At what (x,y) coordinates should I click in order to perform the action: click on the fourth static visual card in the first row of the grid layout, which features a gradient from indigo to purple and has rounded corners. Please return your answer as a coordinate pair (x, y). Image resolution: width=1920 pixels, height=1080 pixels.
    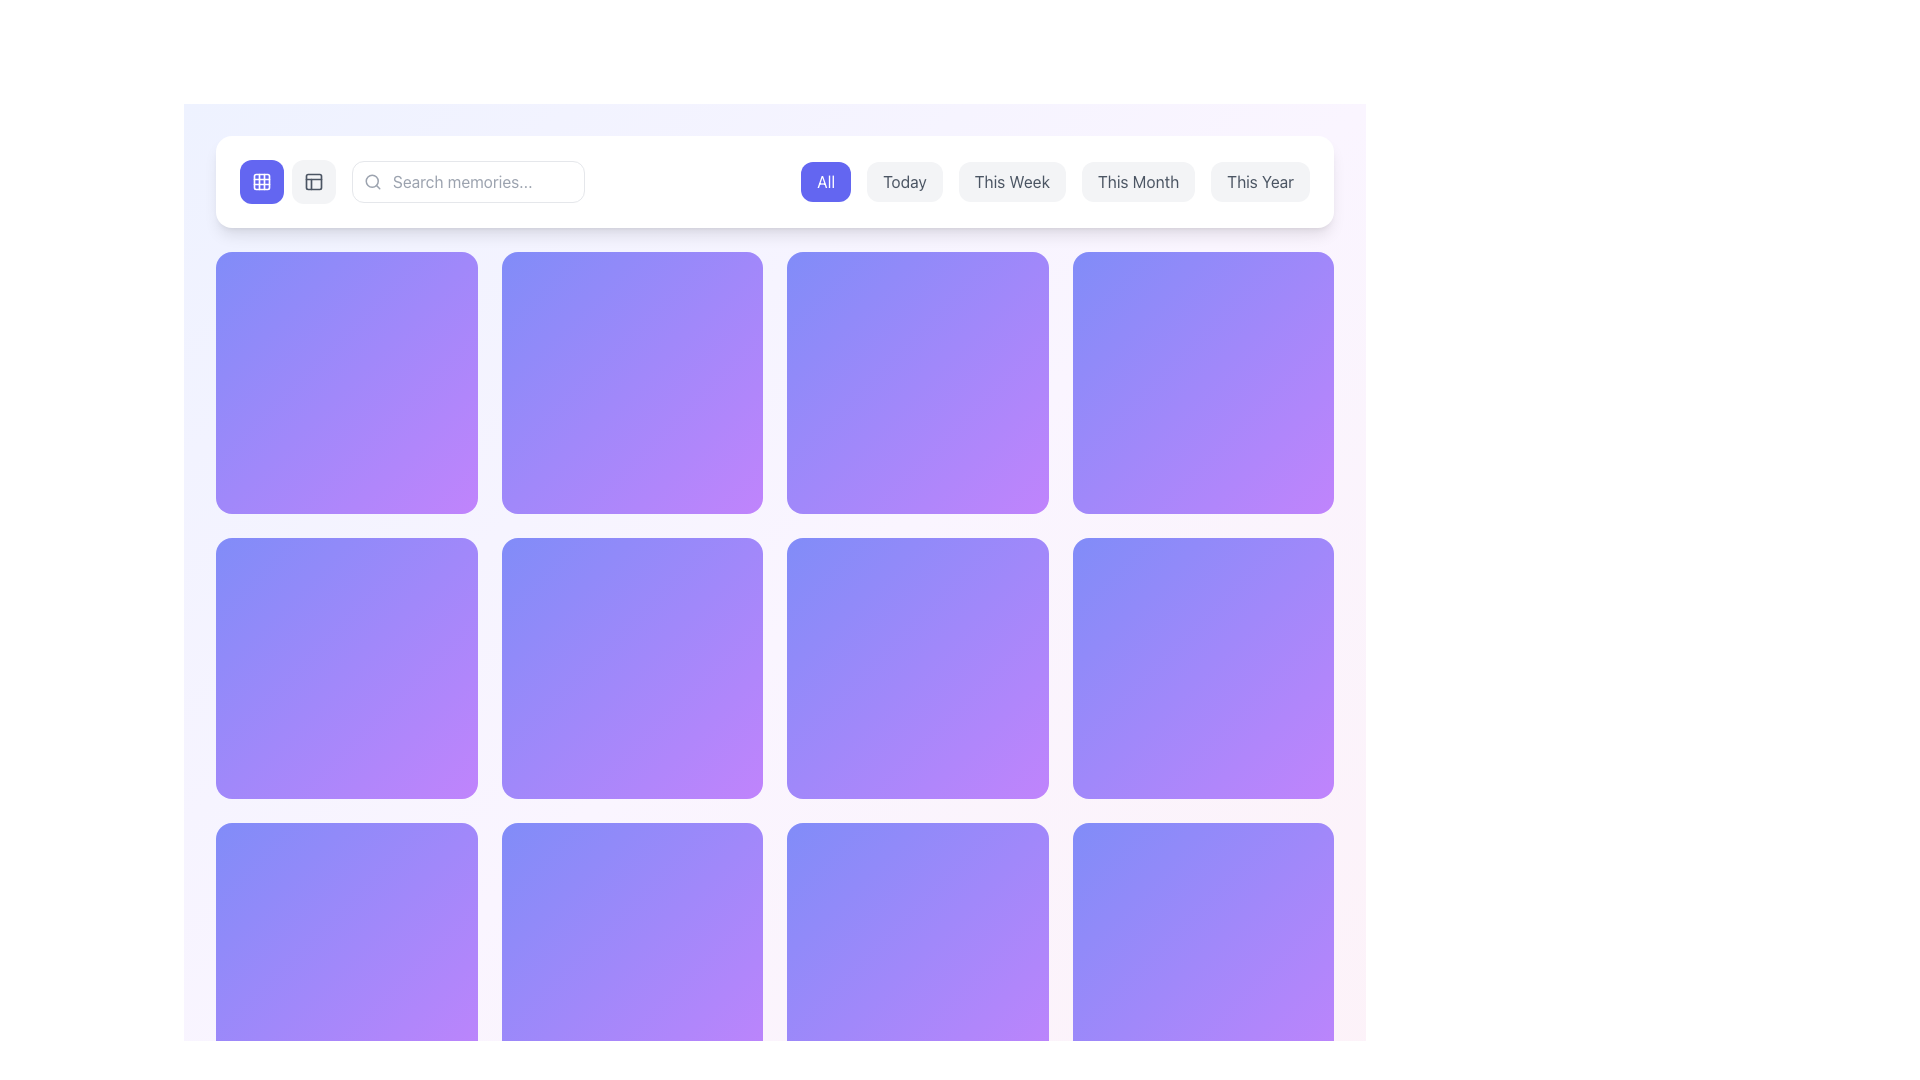
    Looking at the image, I should click on (1202, 382).